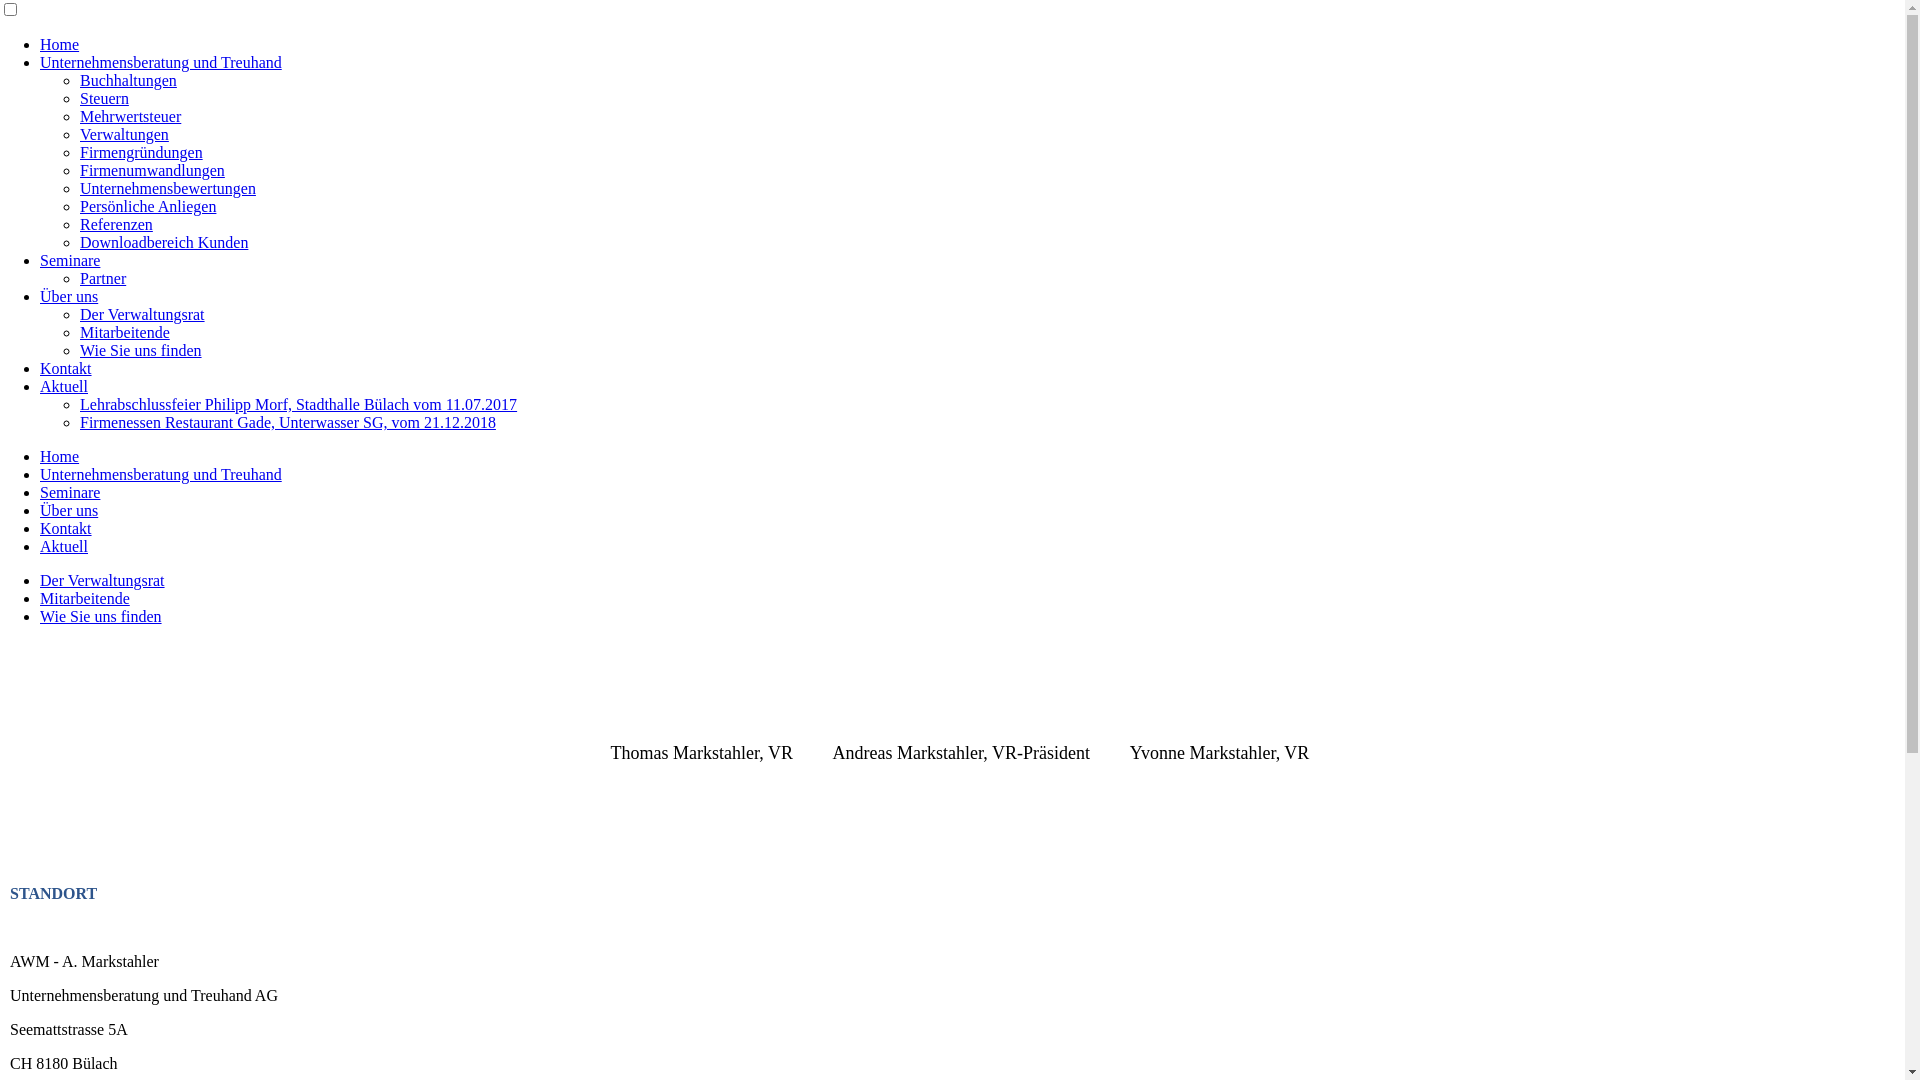  Describe the element at coordinates (151, 169) in the screenshot. I see `'Firmenumwandlungen'` at that location.